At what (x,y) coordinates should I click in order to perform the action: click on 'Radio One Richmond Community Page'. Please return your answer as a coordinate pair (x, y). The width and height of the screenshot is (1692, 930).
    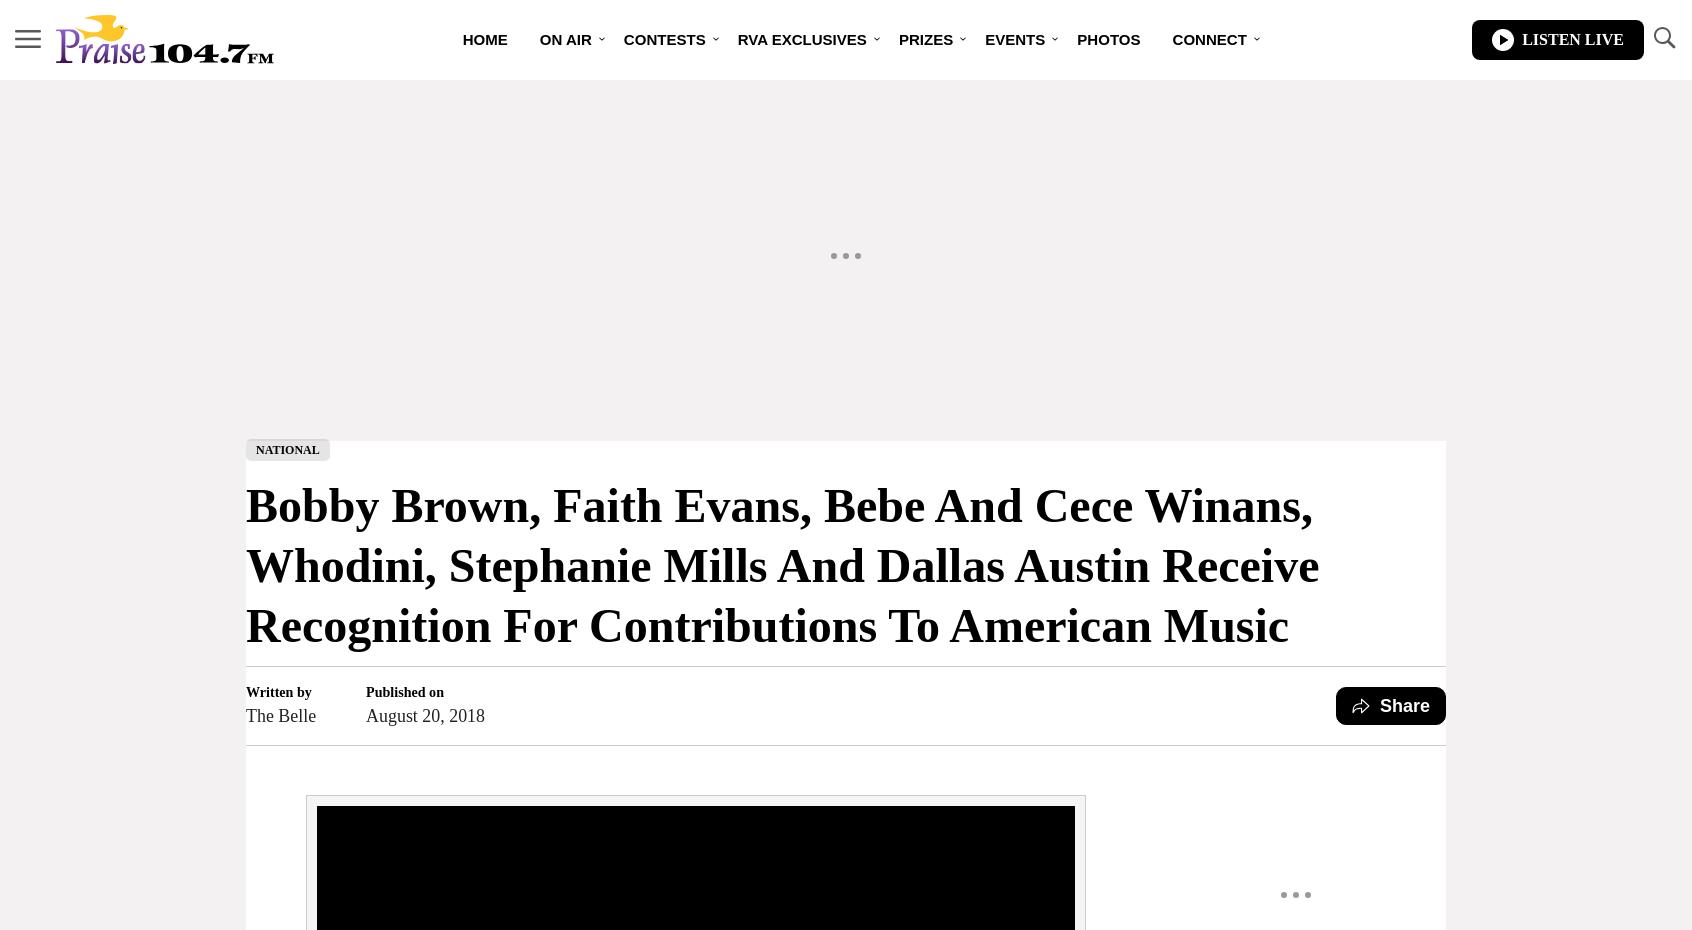
    Looking at the image, I should click on (842, 119).